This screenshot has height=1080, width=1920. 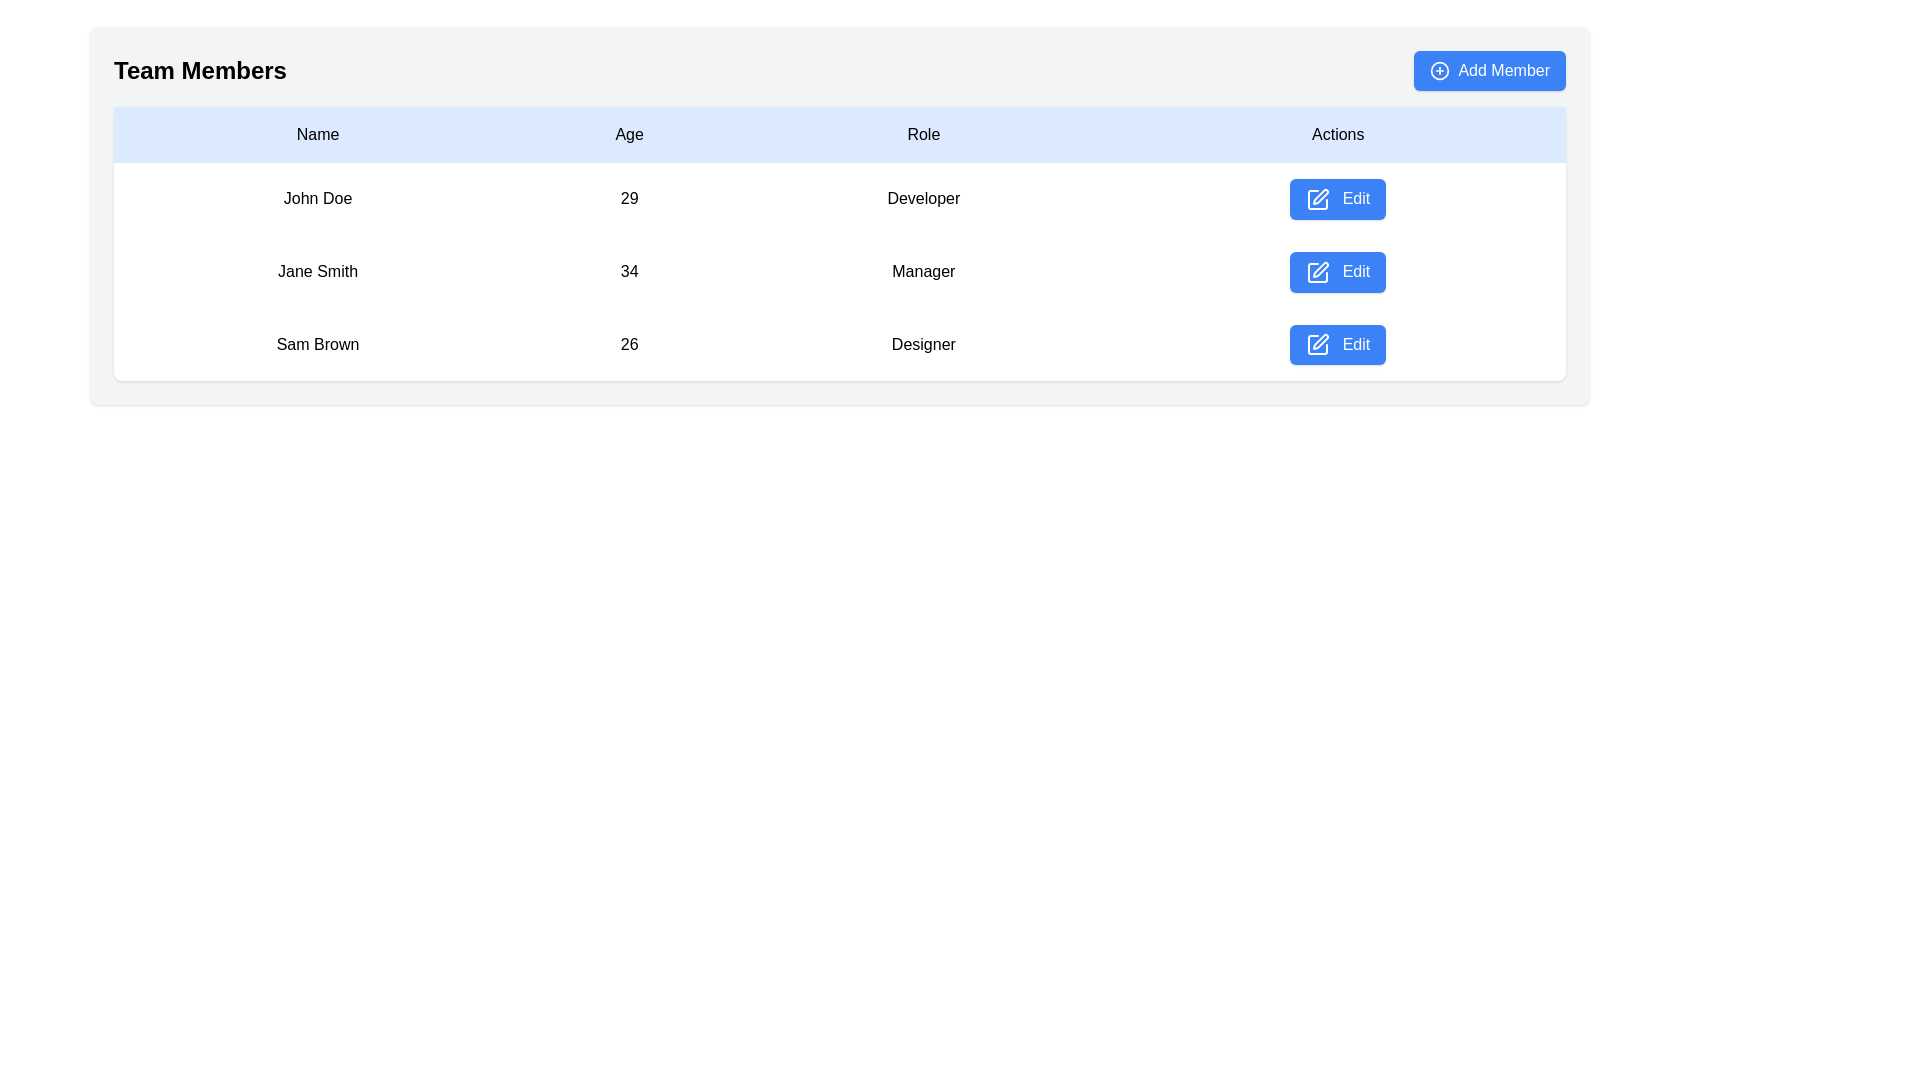 I want to click on the 'Edit' button with the white pen symbol for Jane Smith, located, so click(x=1318, y=272).